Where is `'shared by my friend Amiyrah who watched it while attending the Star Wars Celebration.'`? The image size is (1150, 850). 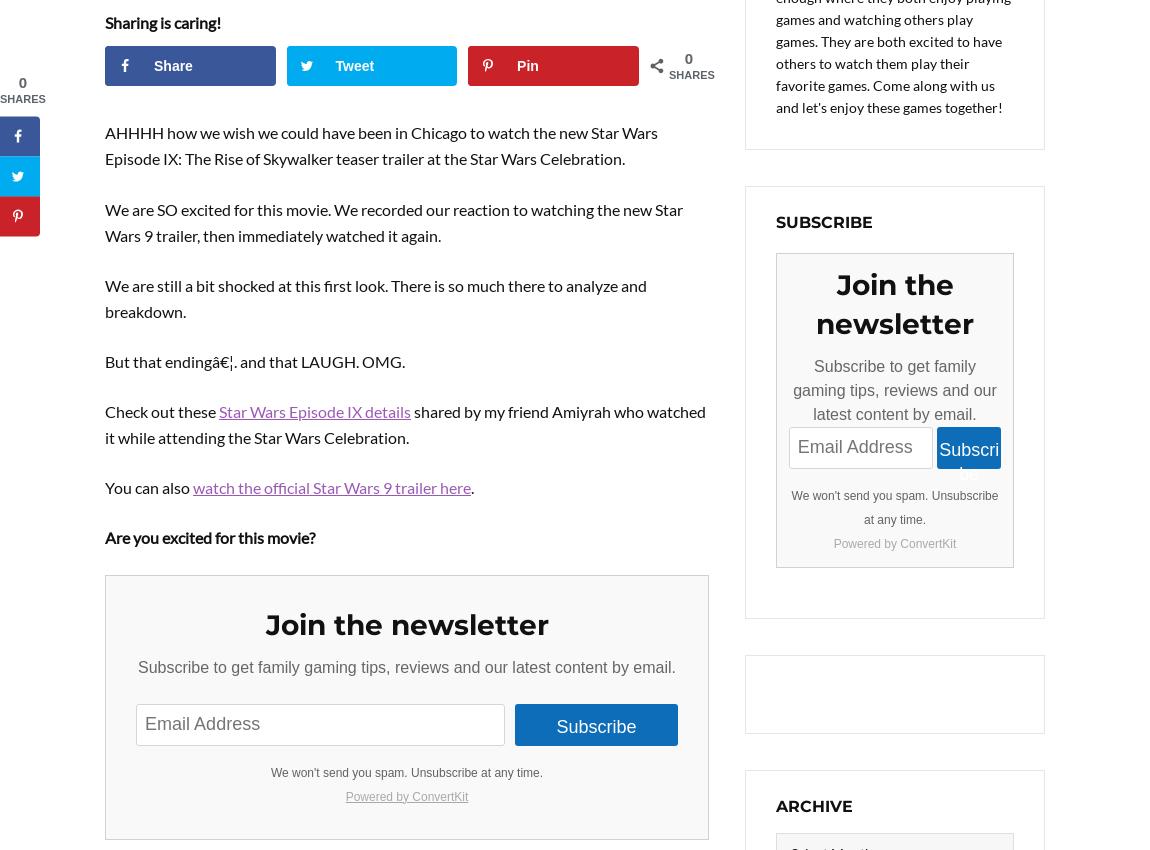
'shared by my friend Amiyrah who watched it while attending the Star Wars Celebration.' is located at coordinates (405, 423).